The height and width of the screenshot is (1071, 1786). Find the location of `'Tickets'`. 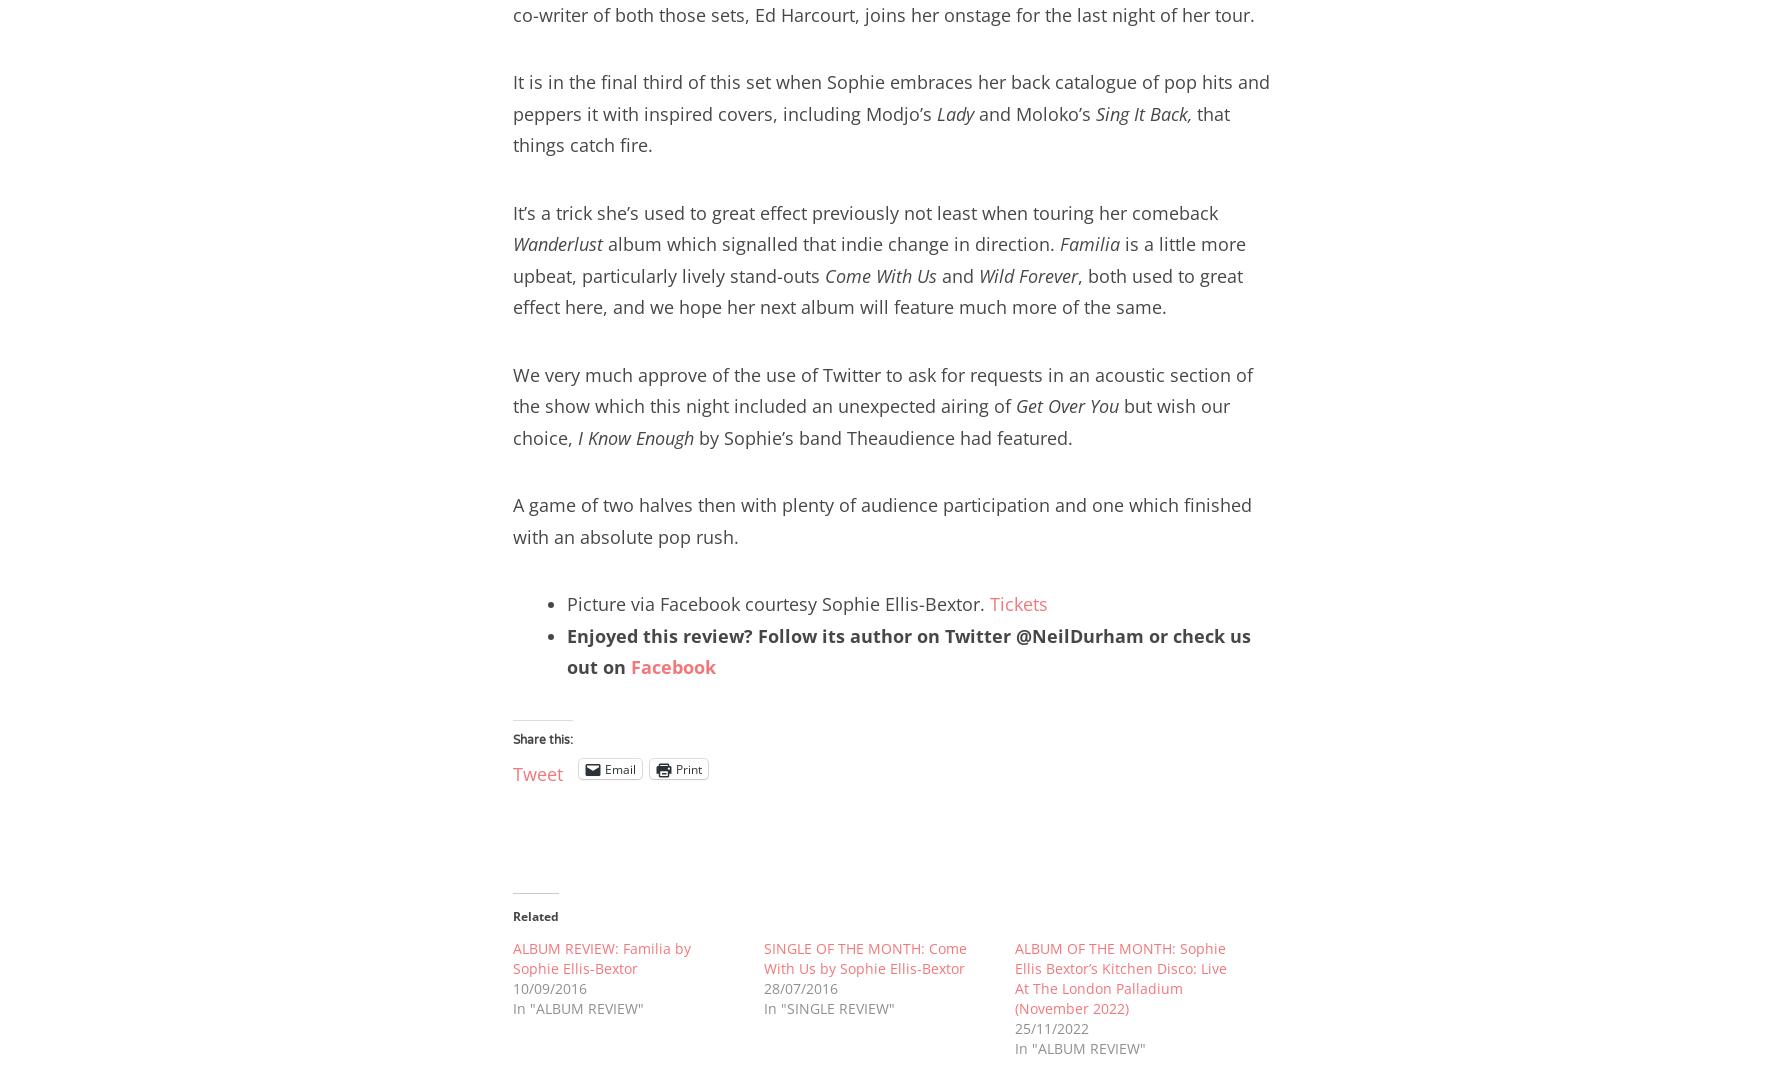

'Tickets' is located at coordinates (989, 604).